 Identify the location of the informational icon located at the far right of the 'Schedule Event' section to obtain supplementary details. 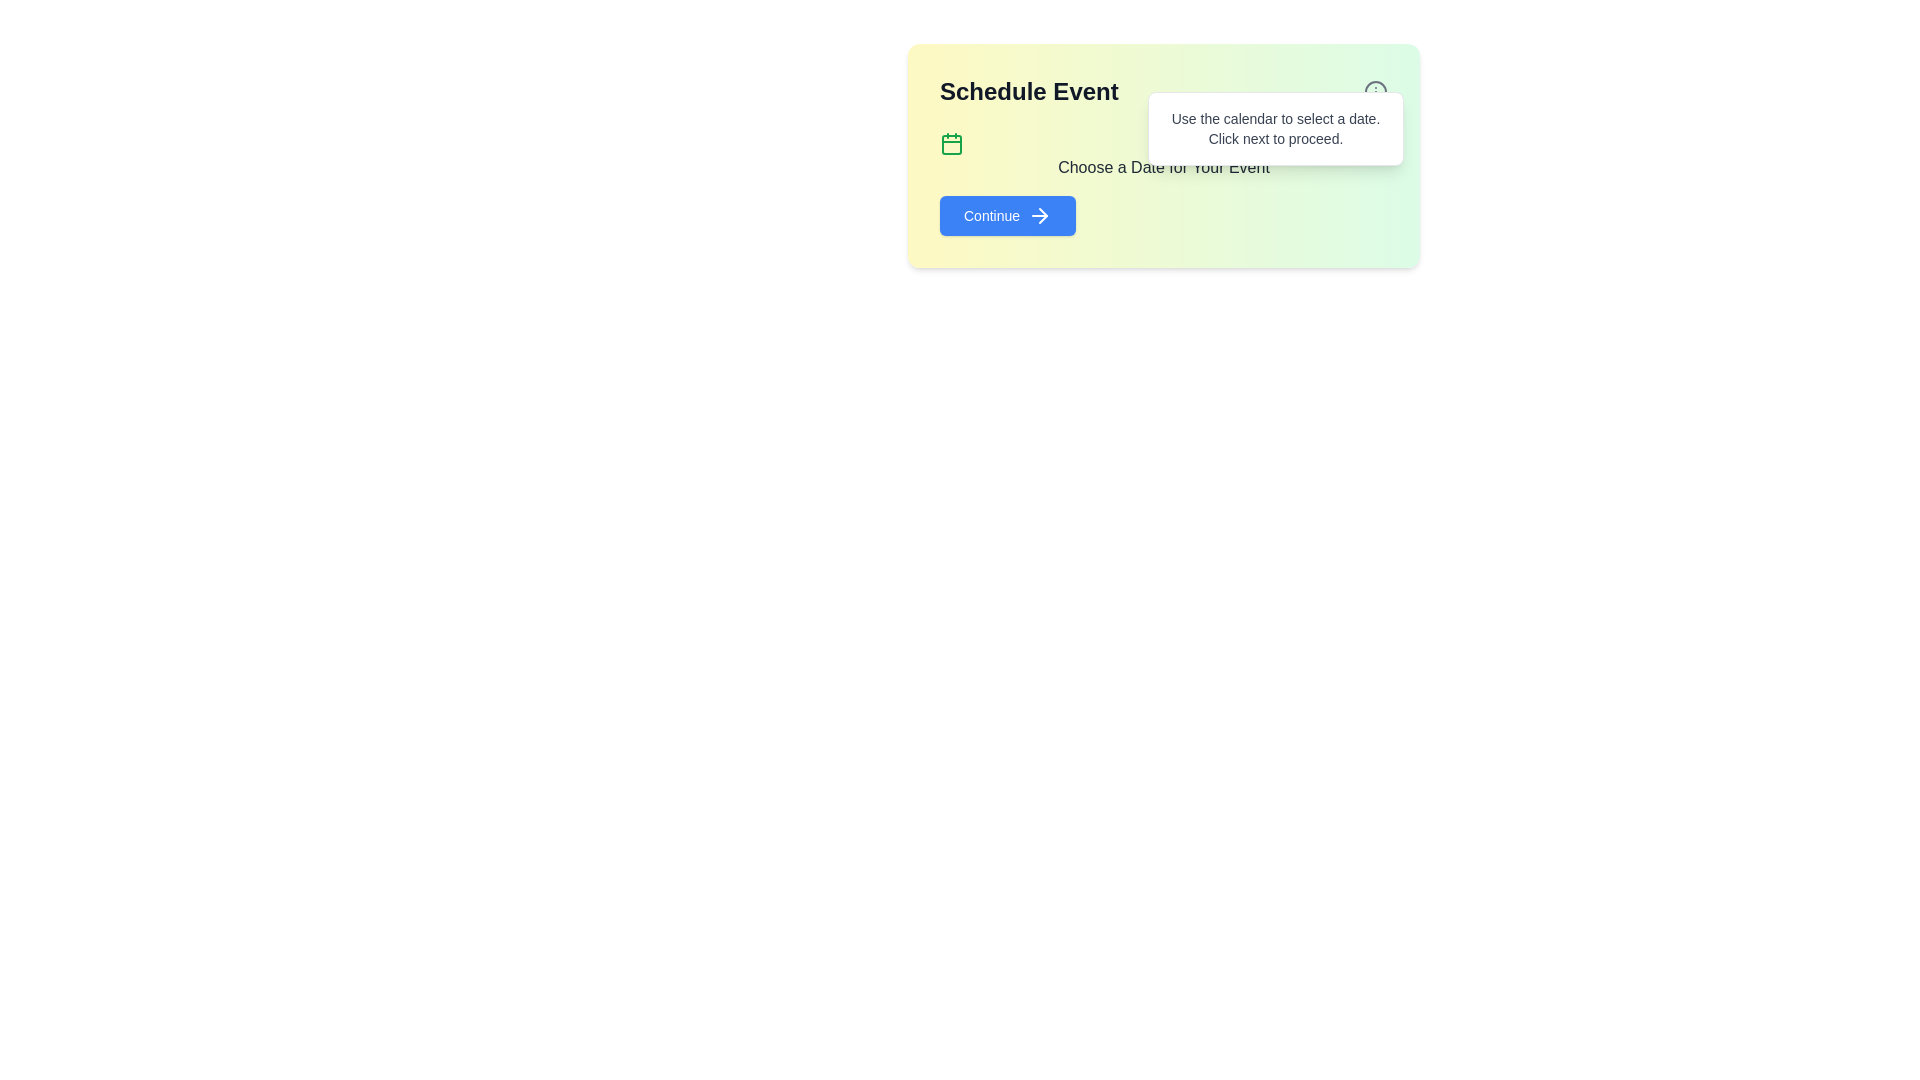
(1375, 92).